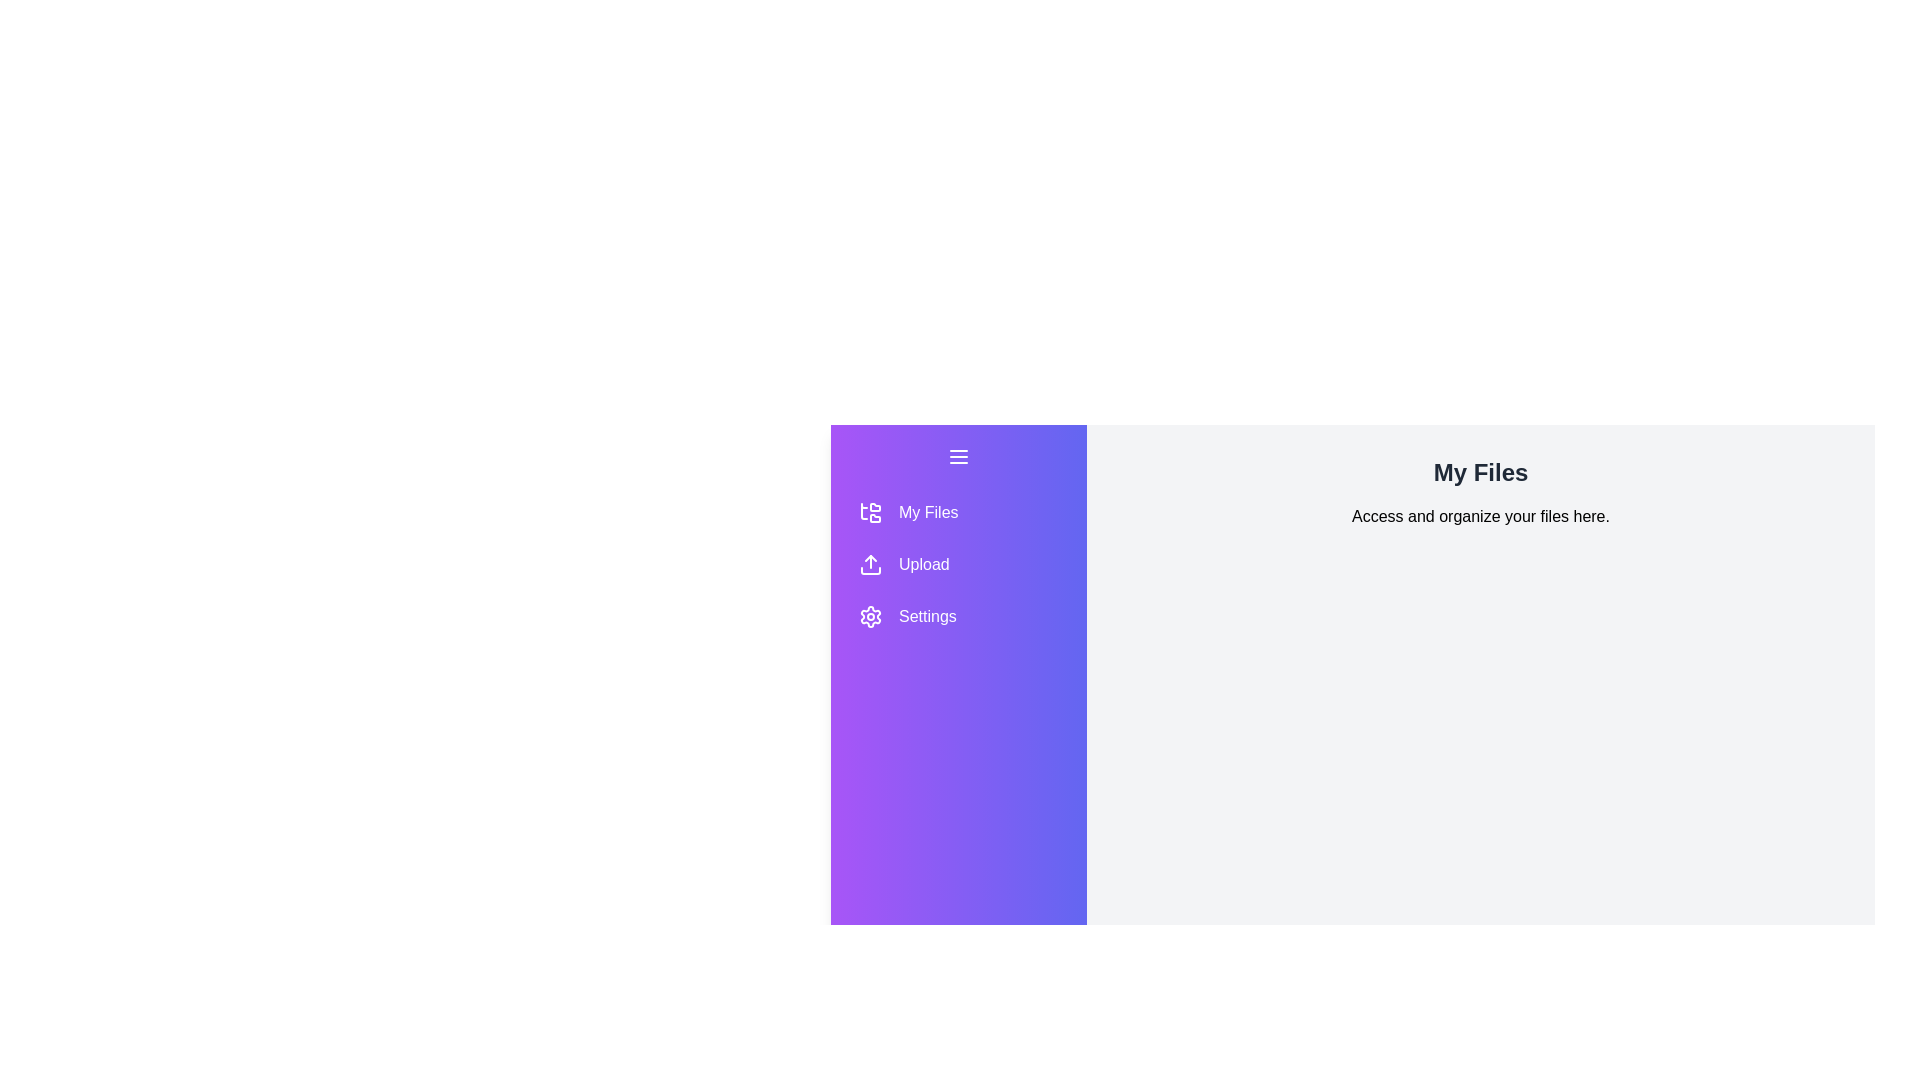  Describe the element at coordinates (958, 616) in the screenshot. I see `the section button labeled Settings` at that location.